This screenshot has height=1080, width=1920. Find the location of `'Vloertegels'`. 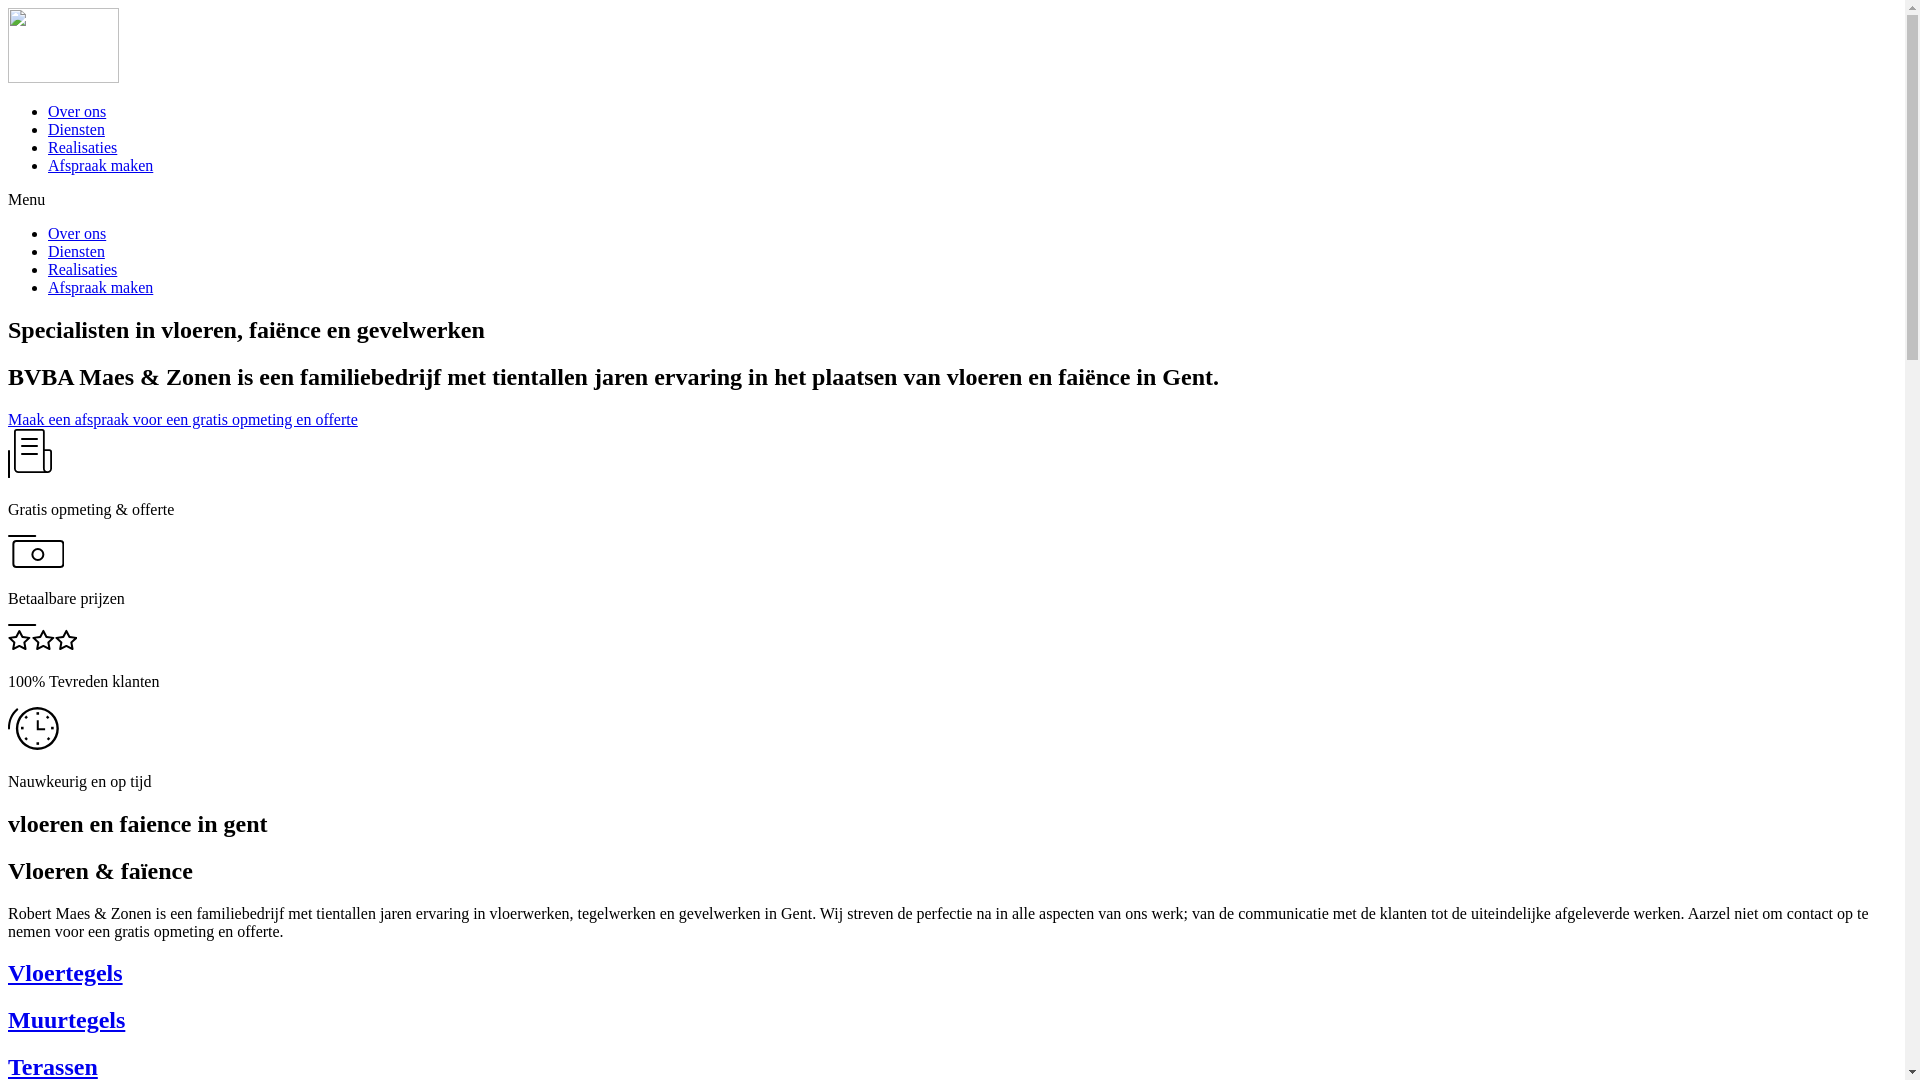

'Vloertegels' is located at coordinates (8, 972).